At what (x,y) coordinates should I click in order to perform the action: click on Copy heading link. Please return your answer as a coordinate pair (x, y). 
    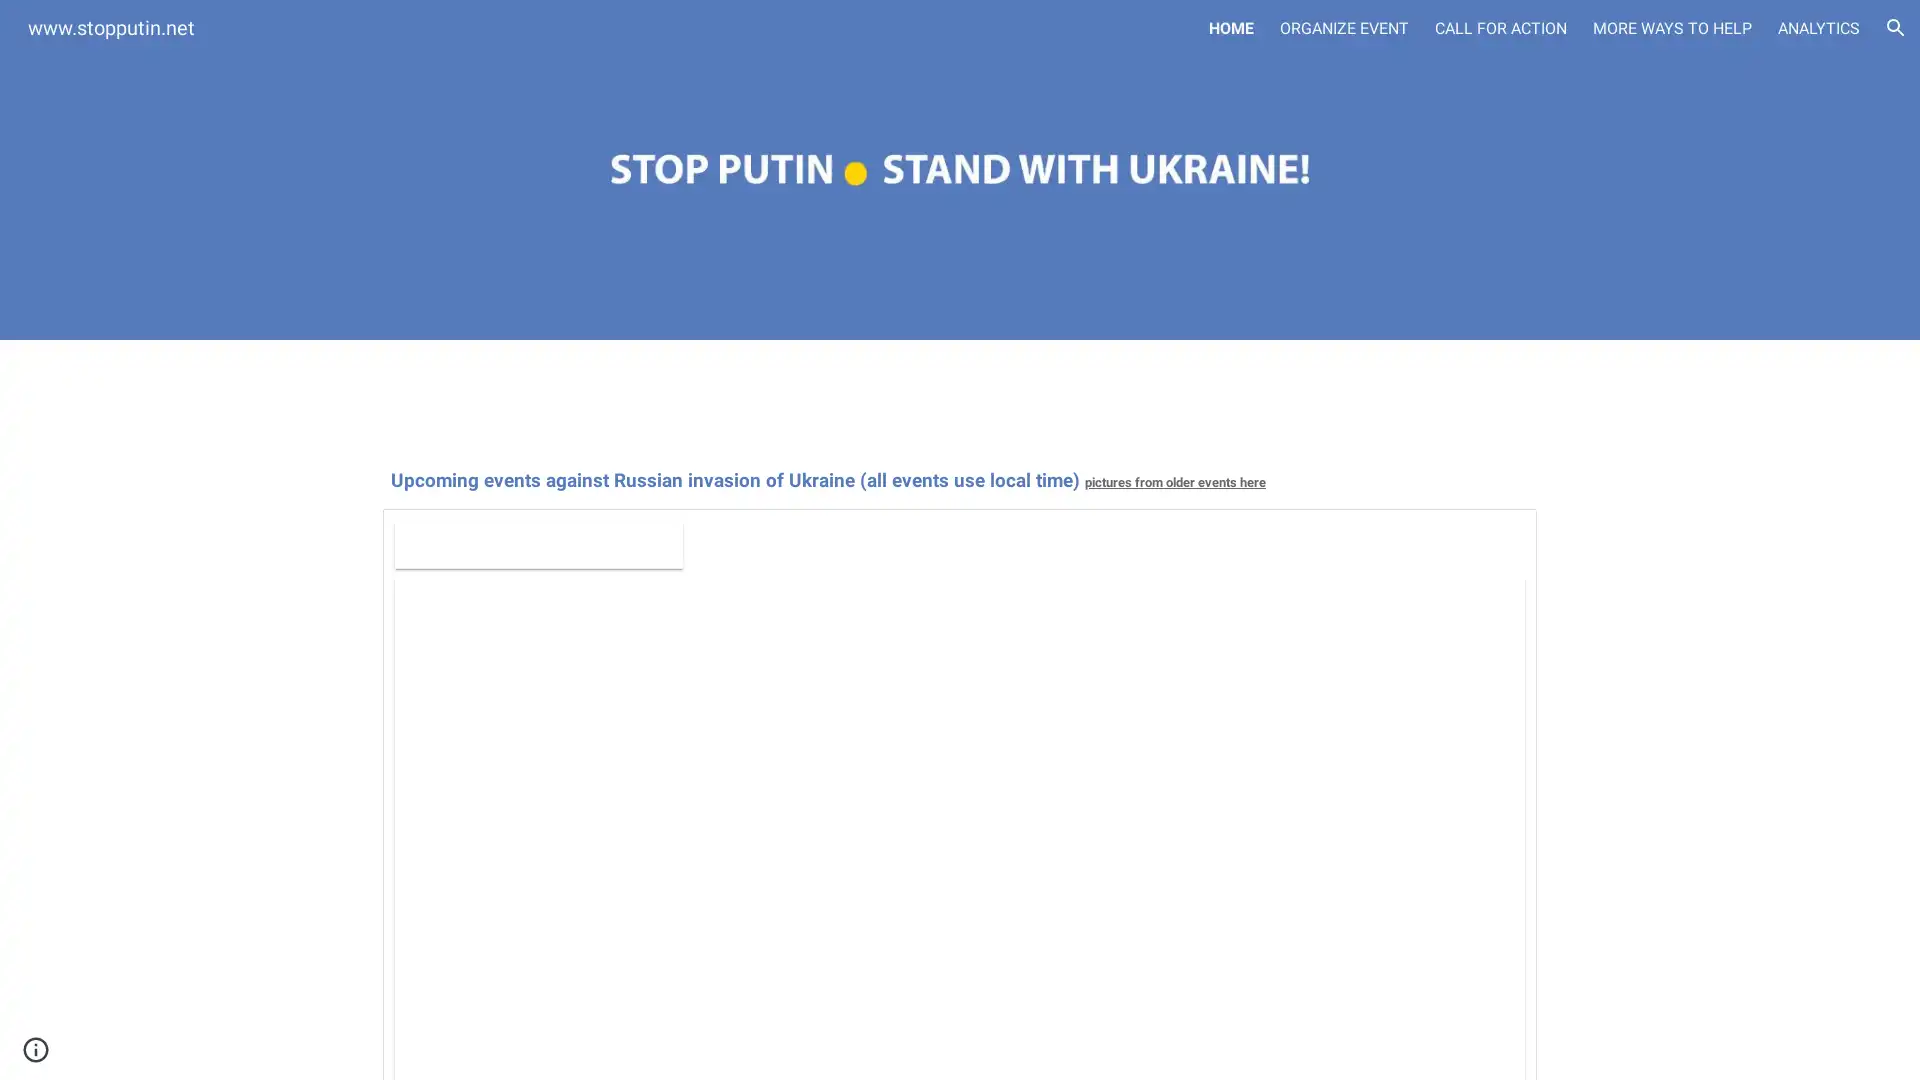
    Looking at the image, I should click on (1287, 479).